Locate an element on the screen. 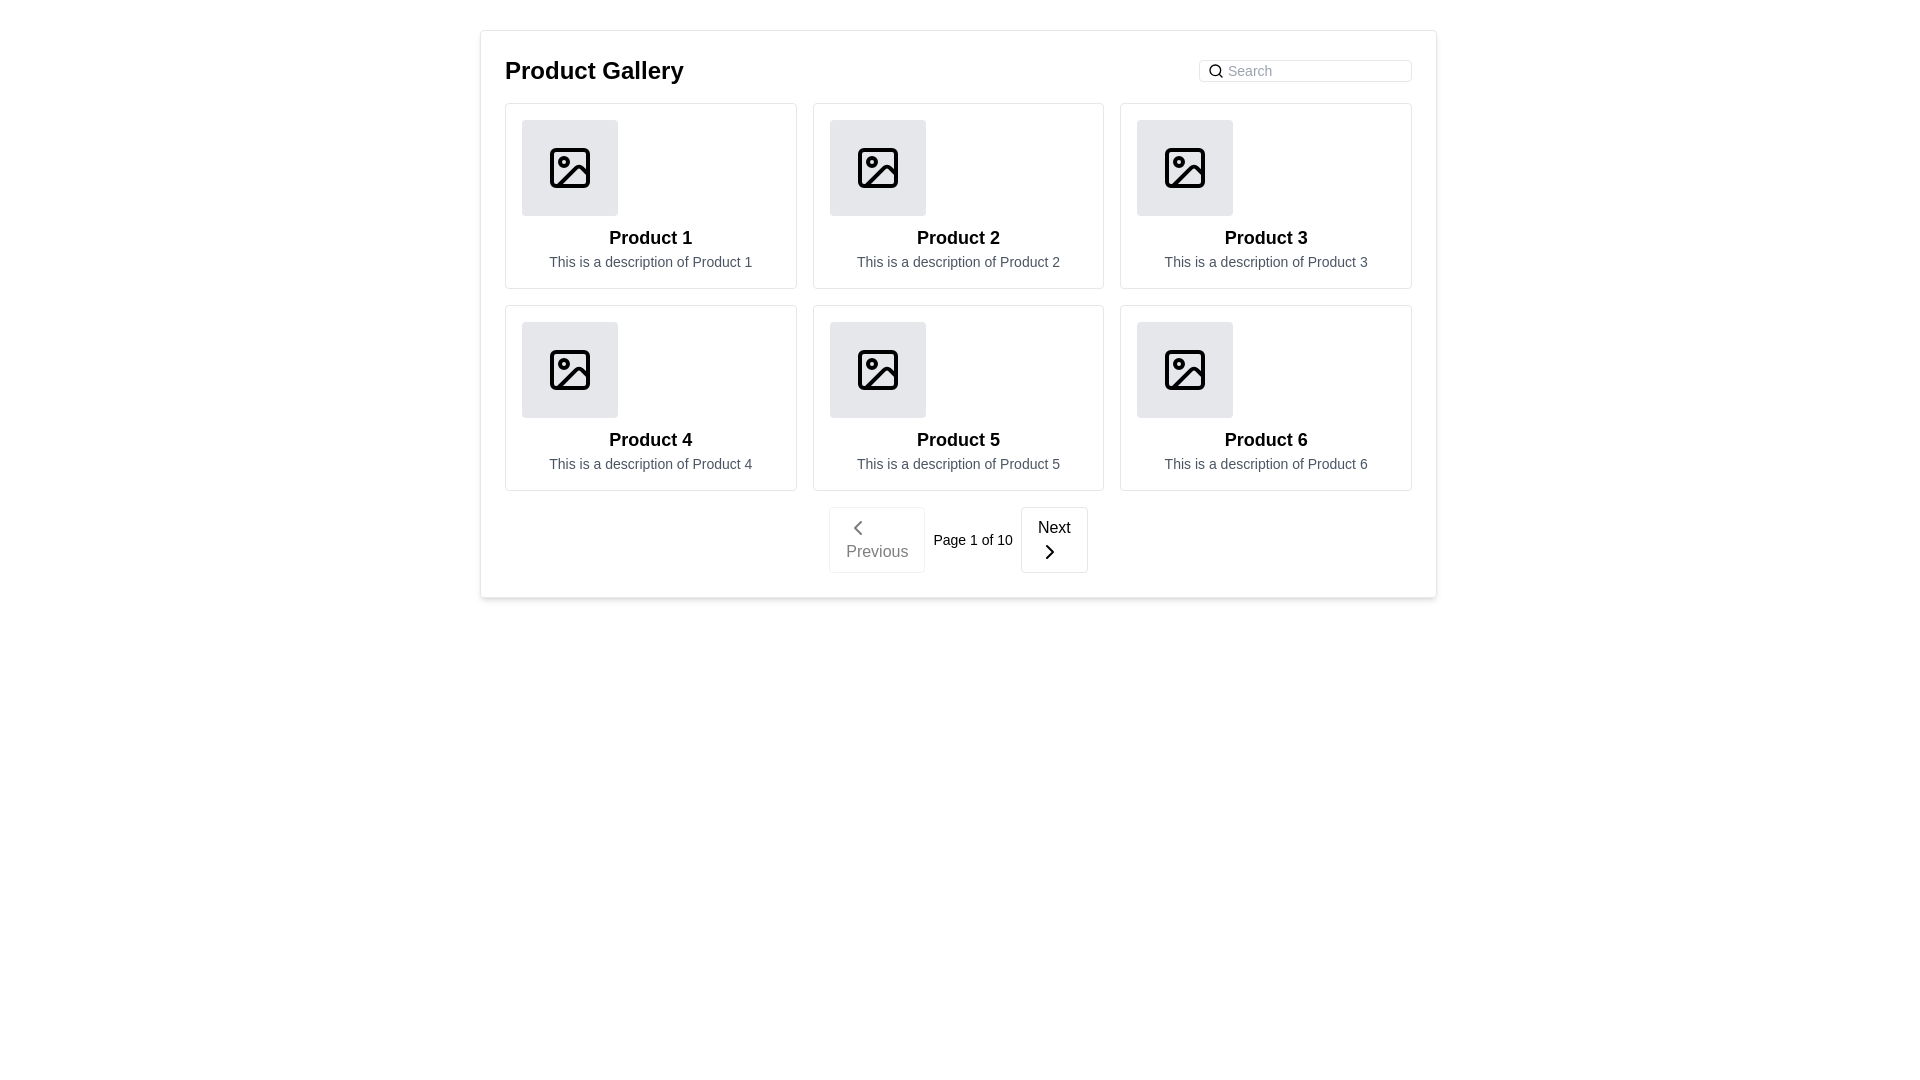  the chevron icon within the 'Next' button is located at coordinates (1048, 551).